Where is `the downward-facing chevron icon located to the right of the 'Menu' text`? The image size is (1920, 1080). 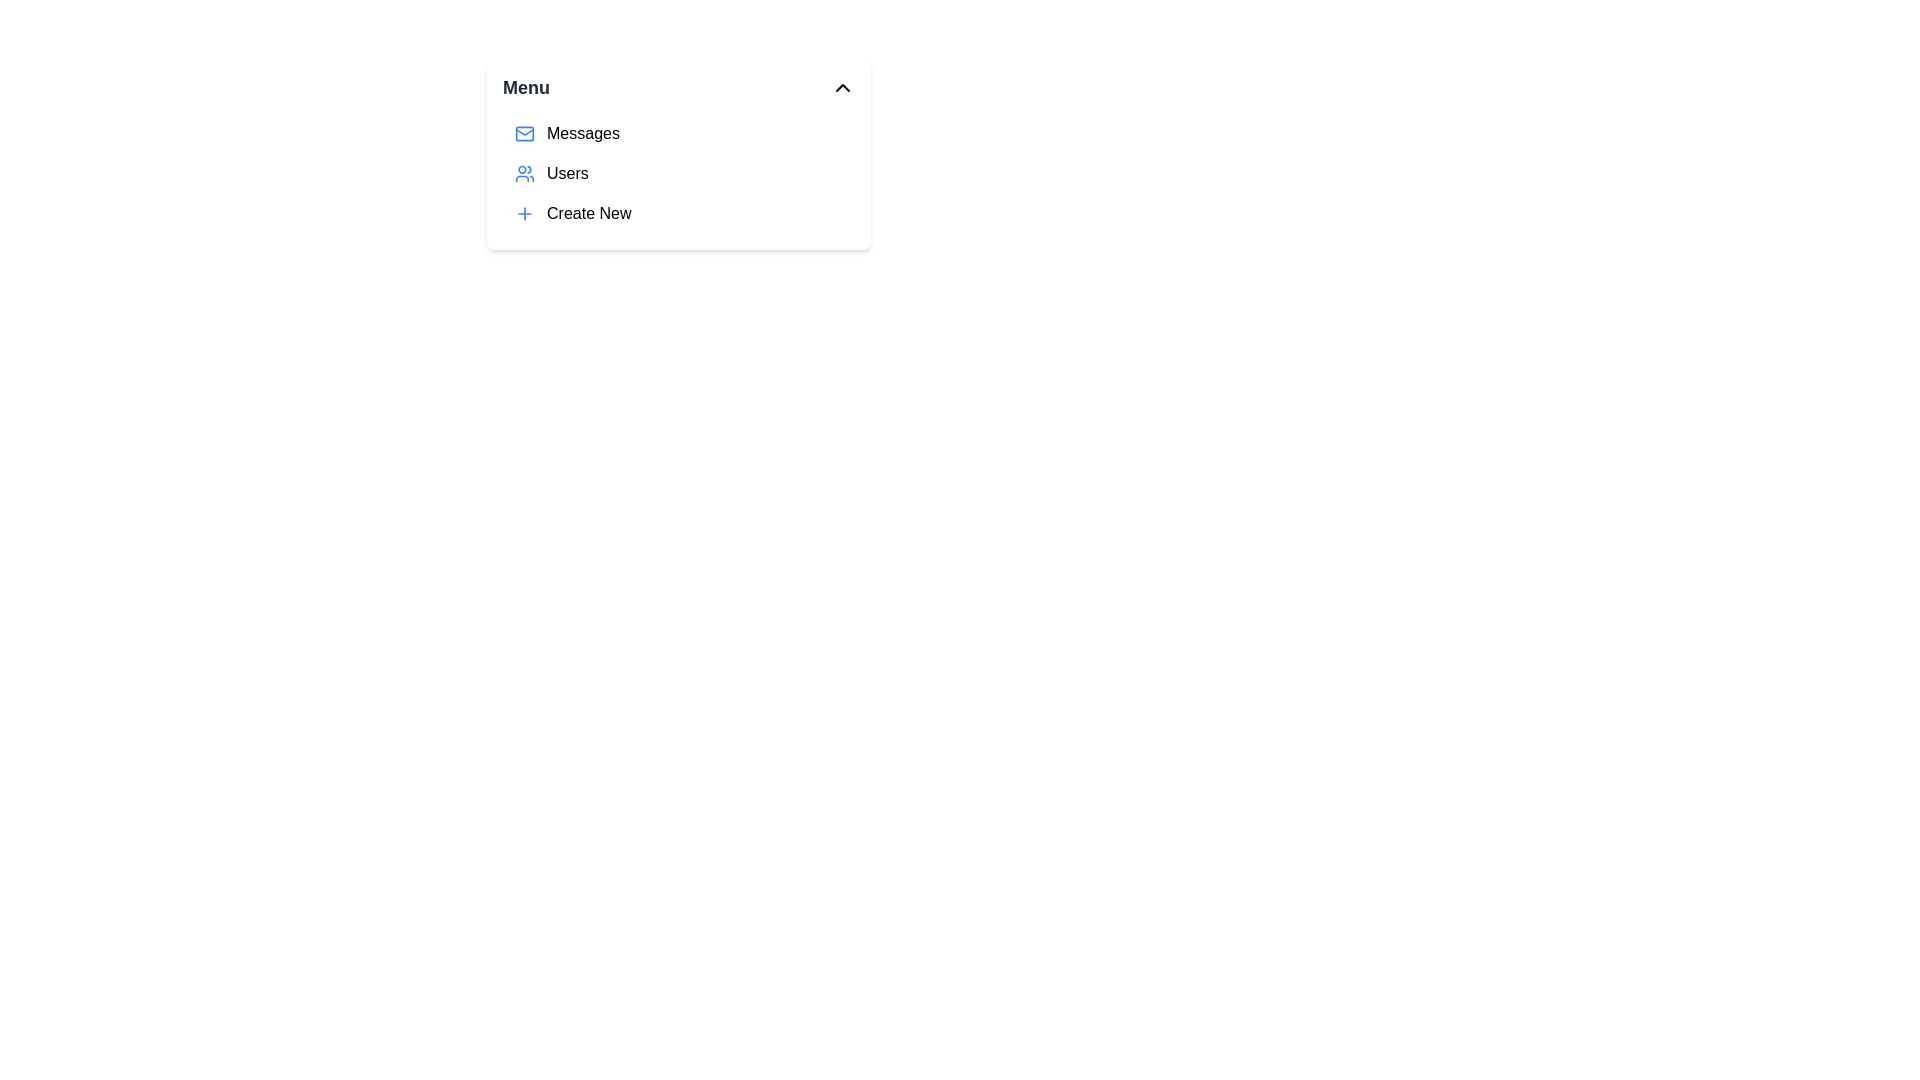
the downward-facing chevron icon located to the right of the 'Menu' text is located at coordinates (843, 87).